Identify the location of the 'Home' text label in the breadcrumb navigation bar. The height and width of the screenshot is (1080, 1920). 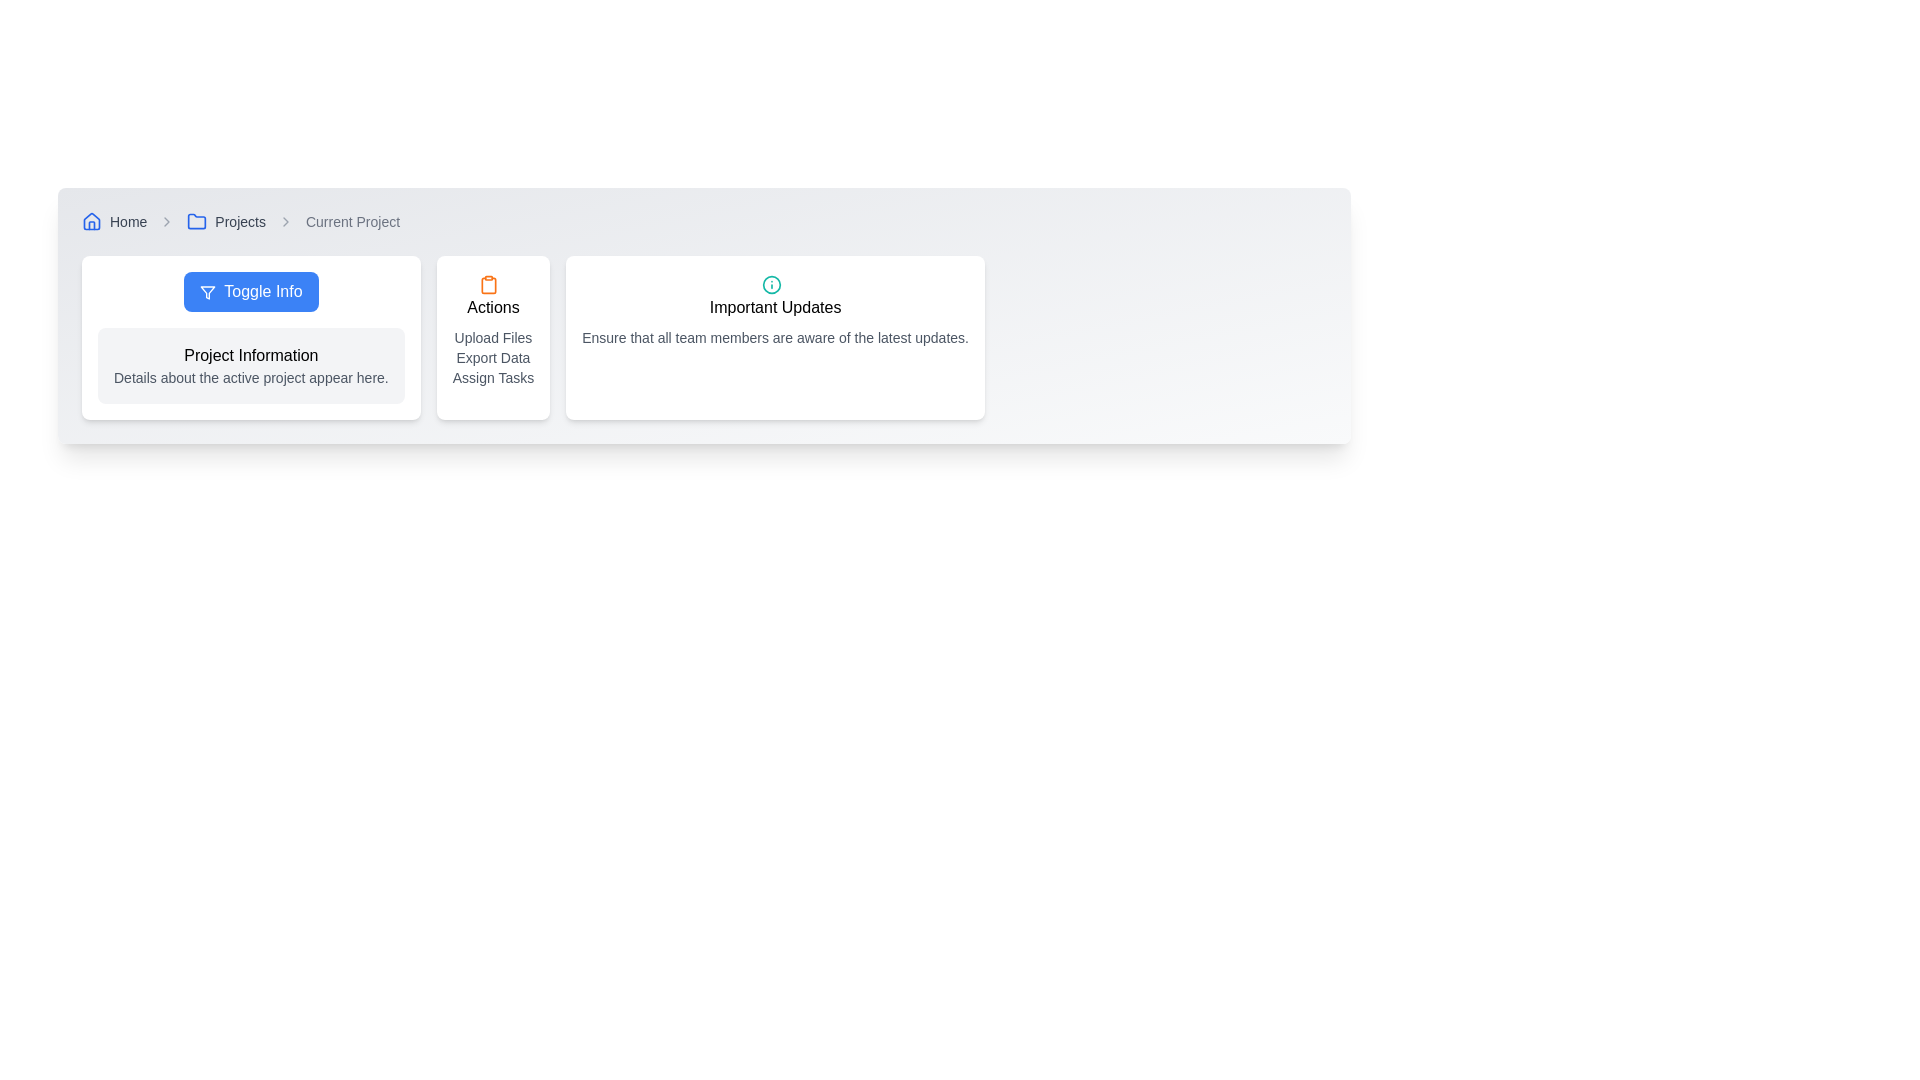
(113, 222).